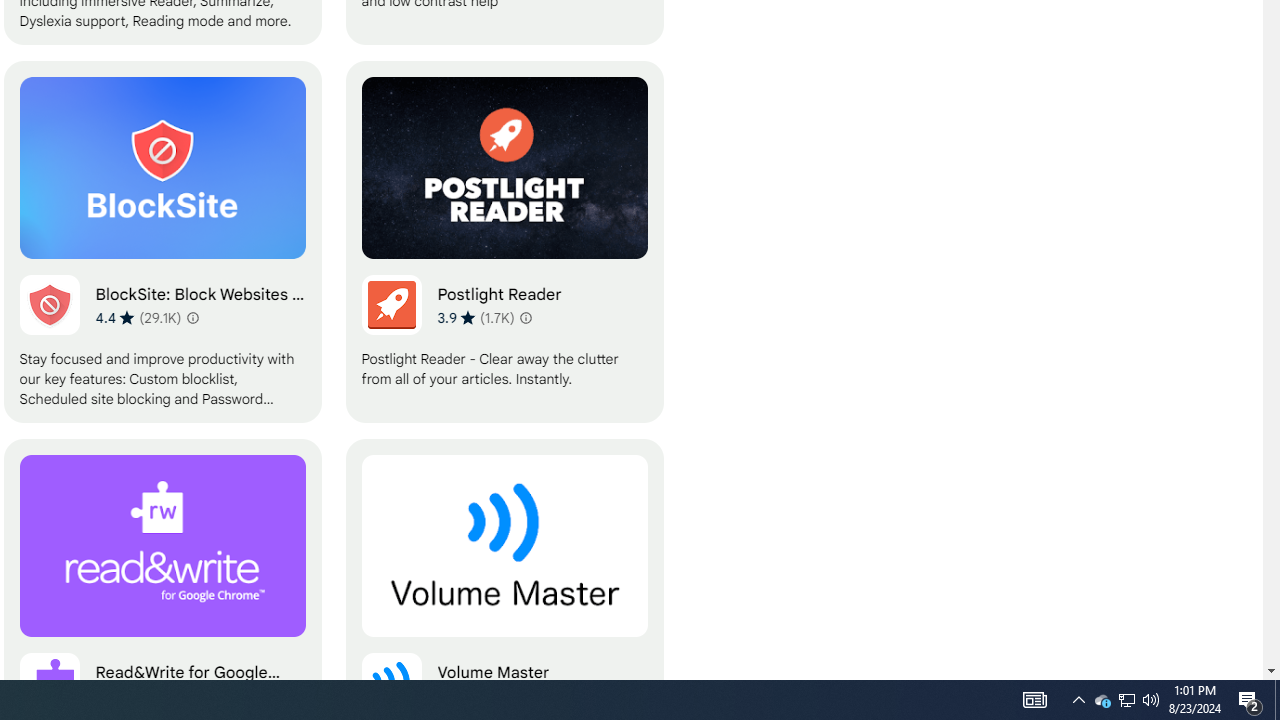 Image resolution: width=1280 pixels, height=720 pixels. What do you see at coordinates (526, 316) in the screenshot?
I see `'Learn more about results and reviews "Postlight Reader"'` at bounding box center [526, 316].